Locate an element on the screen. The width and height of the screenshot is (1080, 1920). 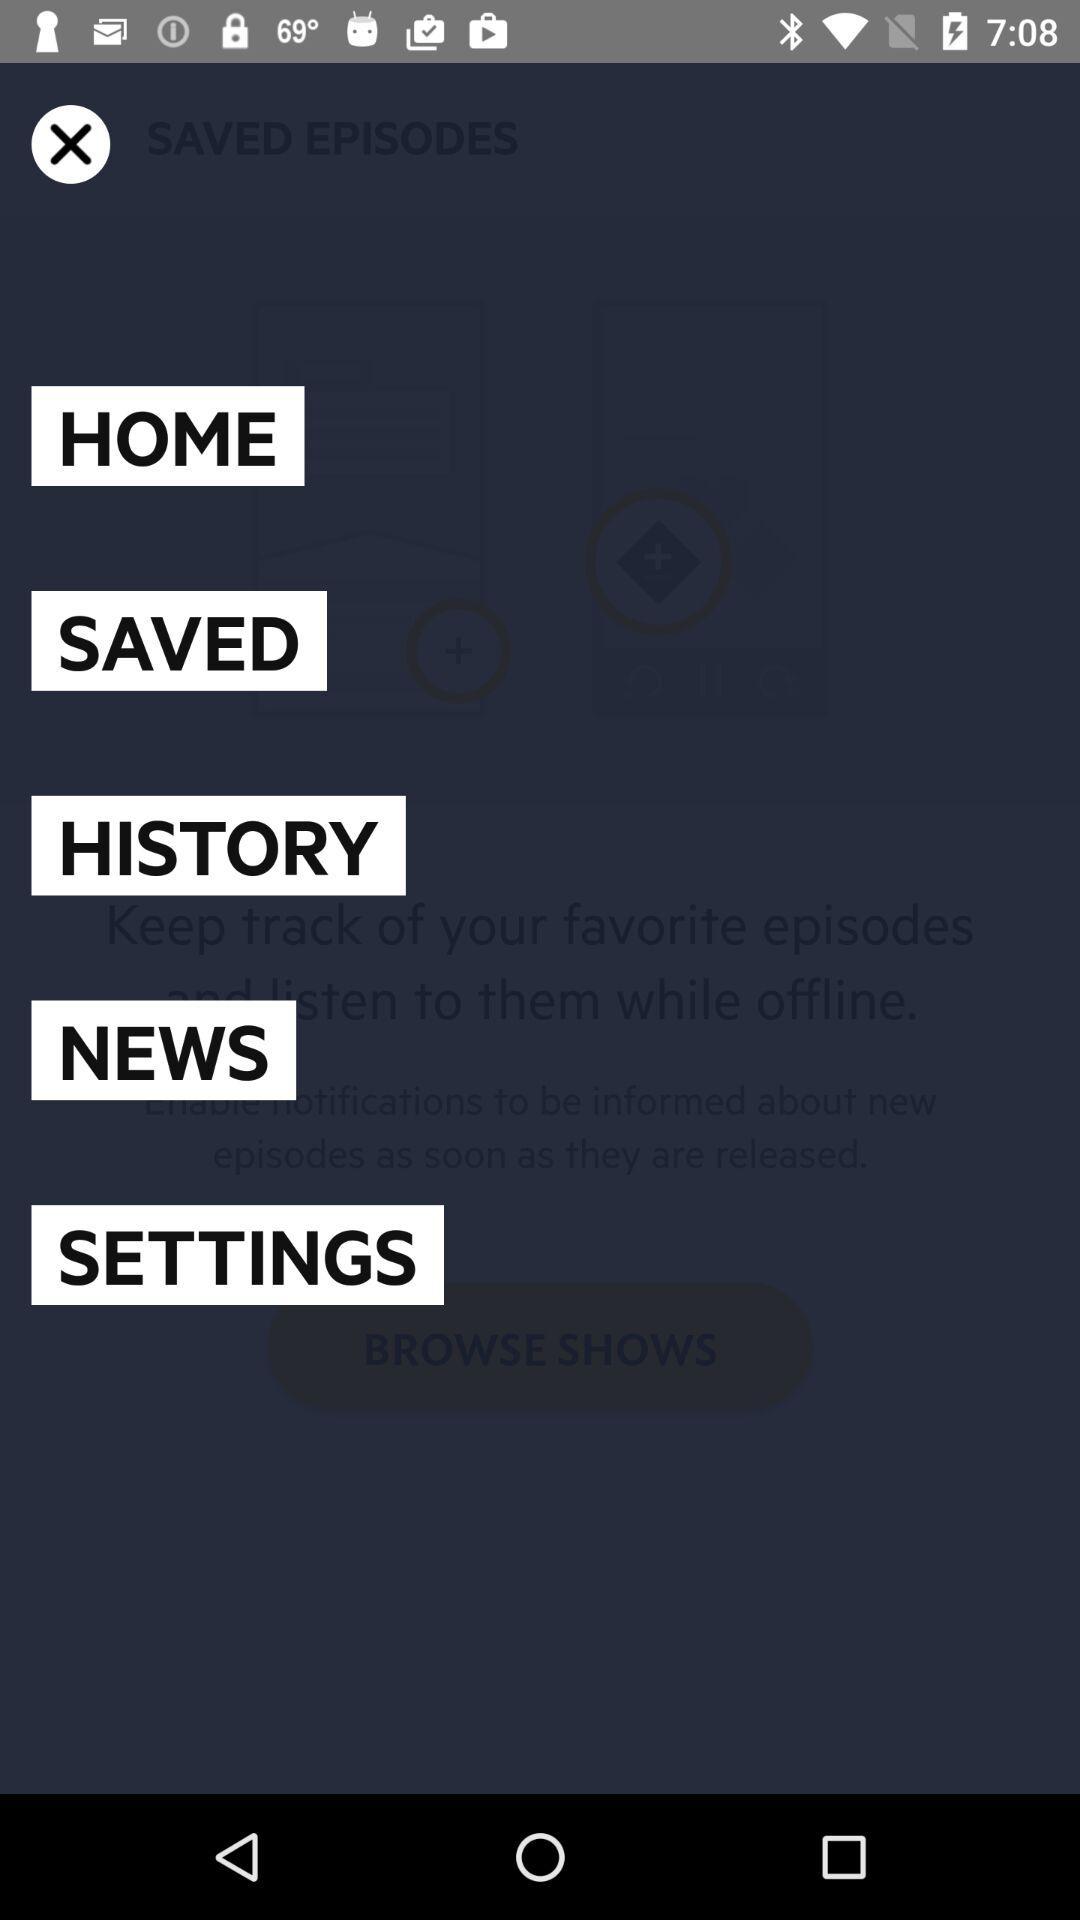
the history is located at coordinates (218, 845).